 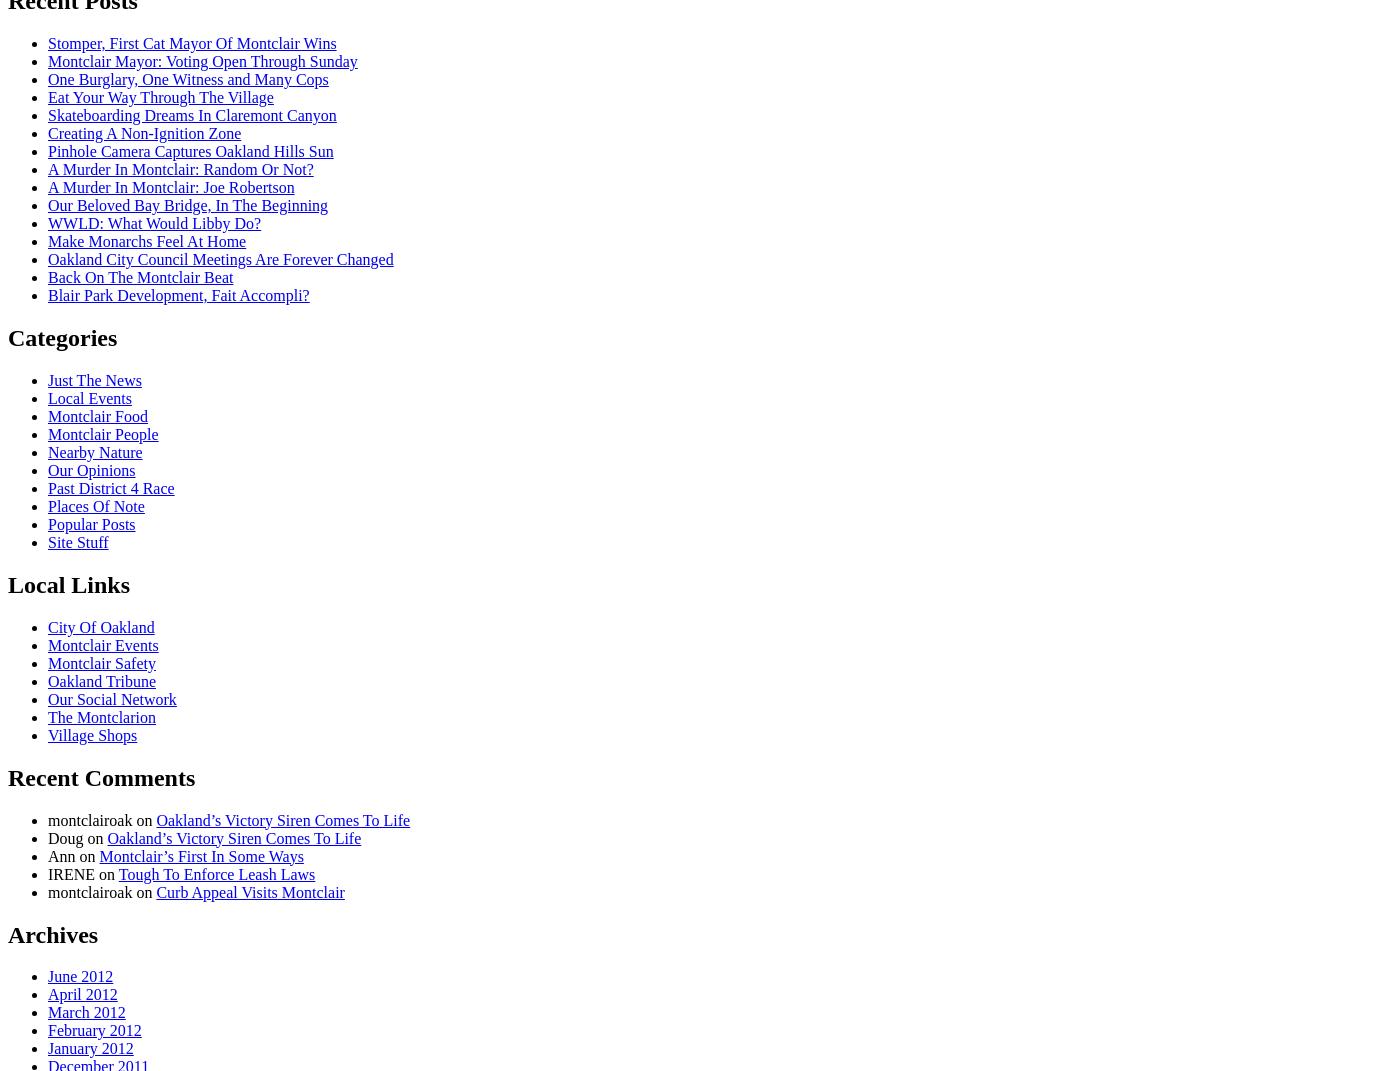 I want to click on 'City Of Oakland', so click(x=48, y=625).